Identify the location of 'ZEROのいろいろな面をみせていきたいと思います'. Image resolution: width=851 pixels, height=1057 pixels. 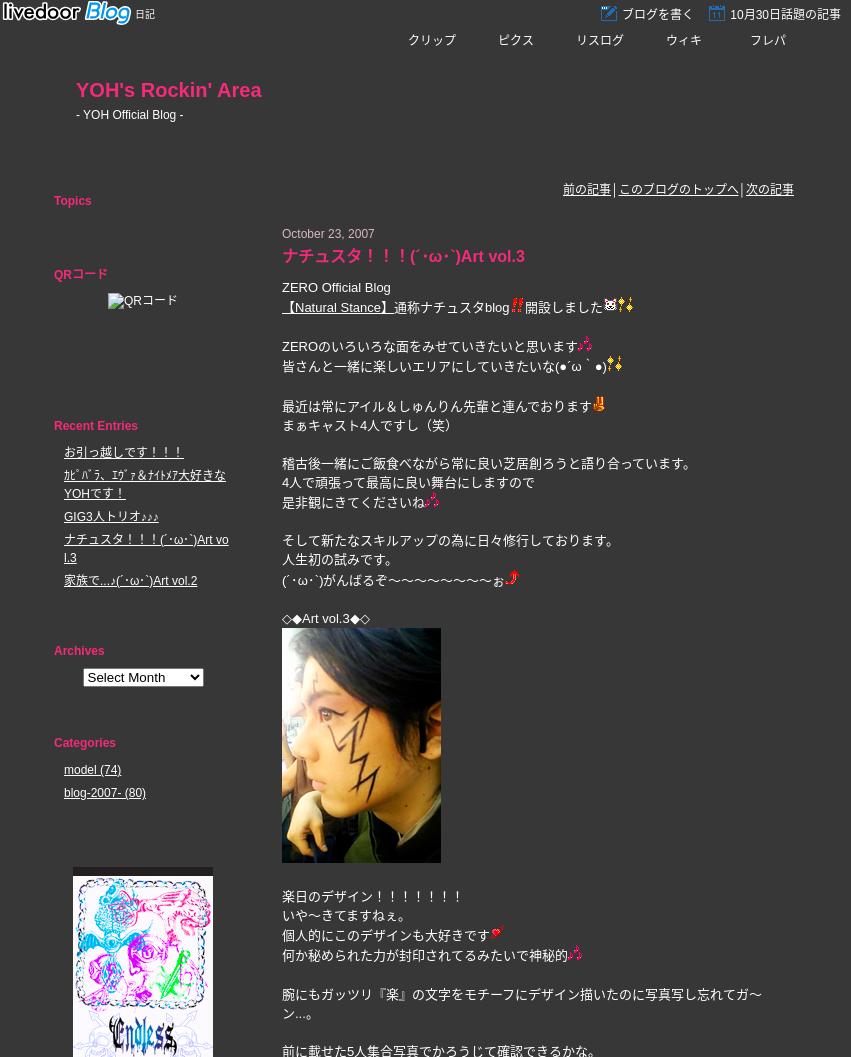
(430, 346).